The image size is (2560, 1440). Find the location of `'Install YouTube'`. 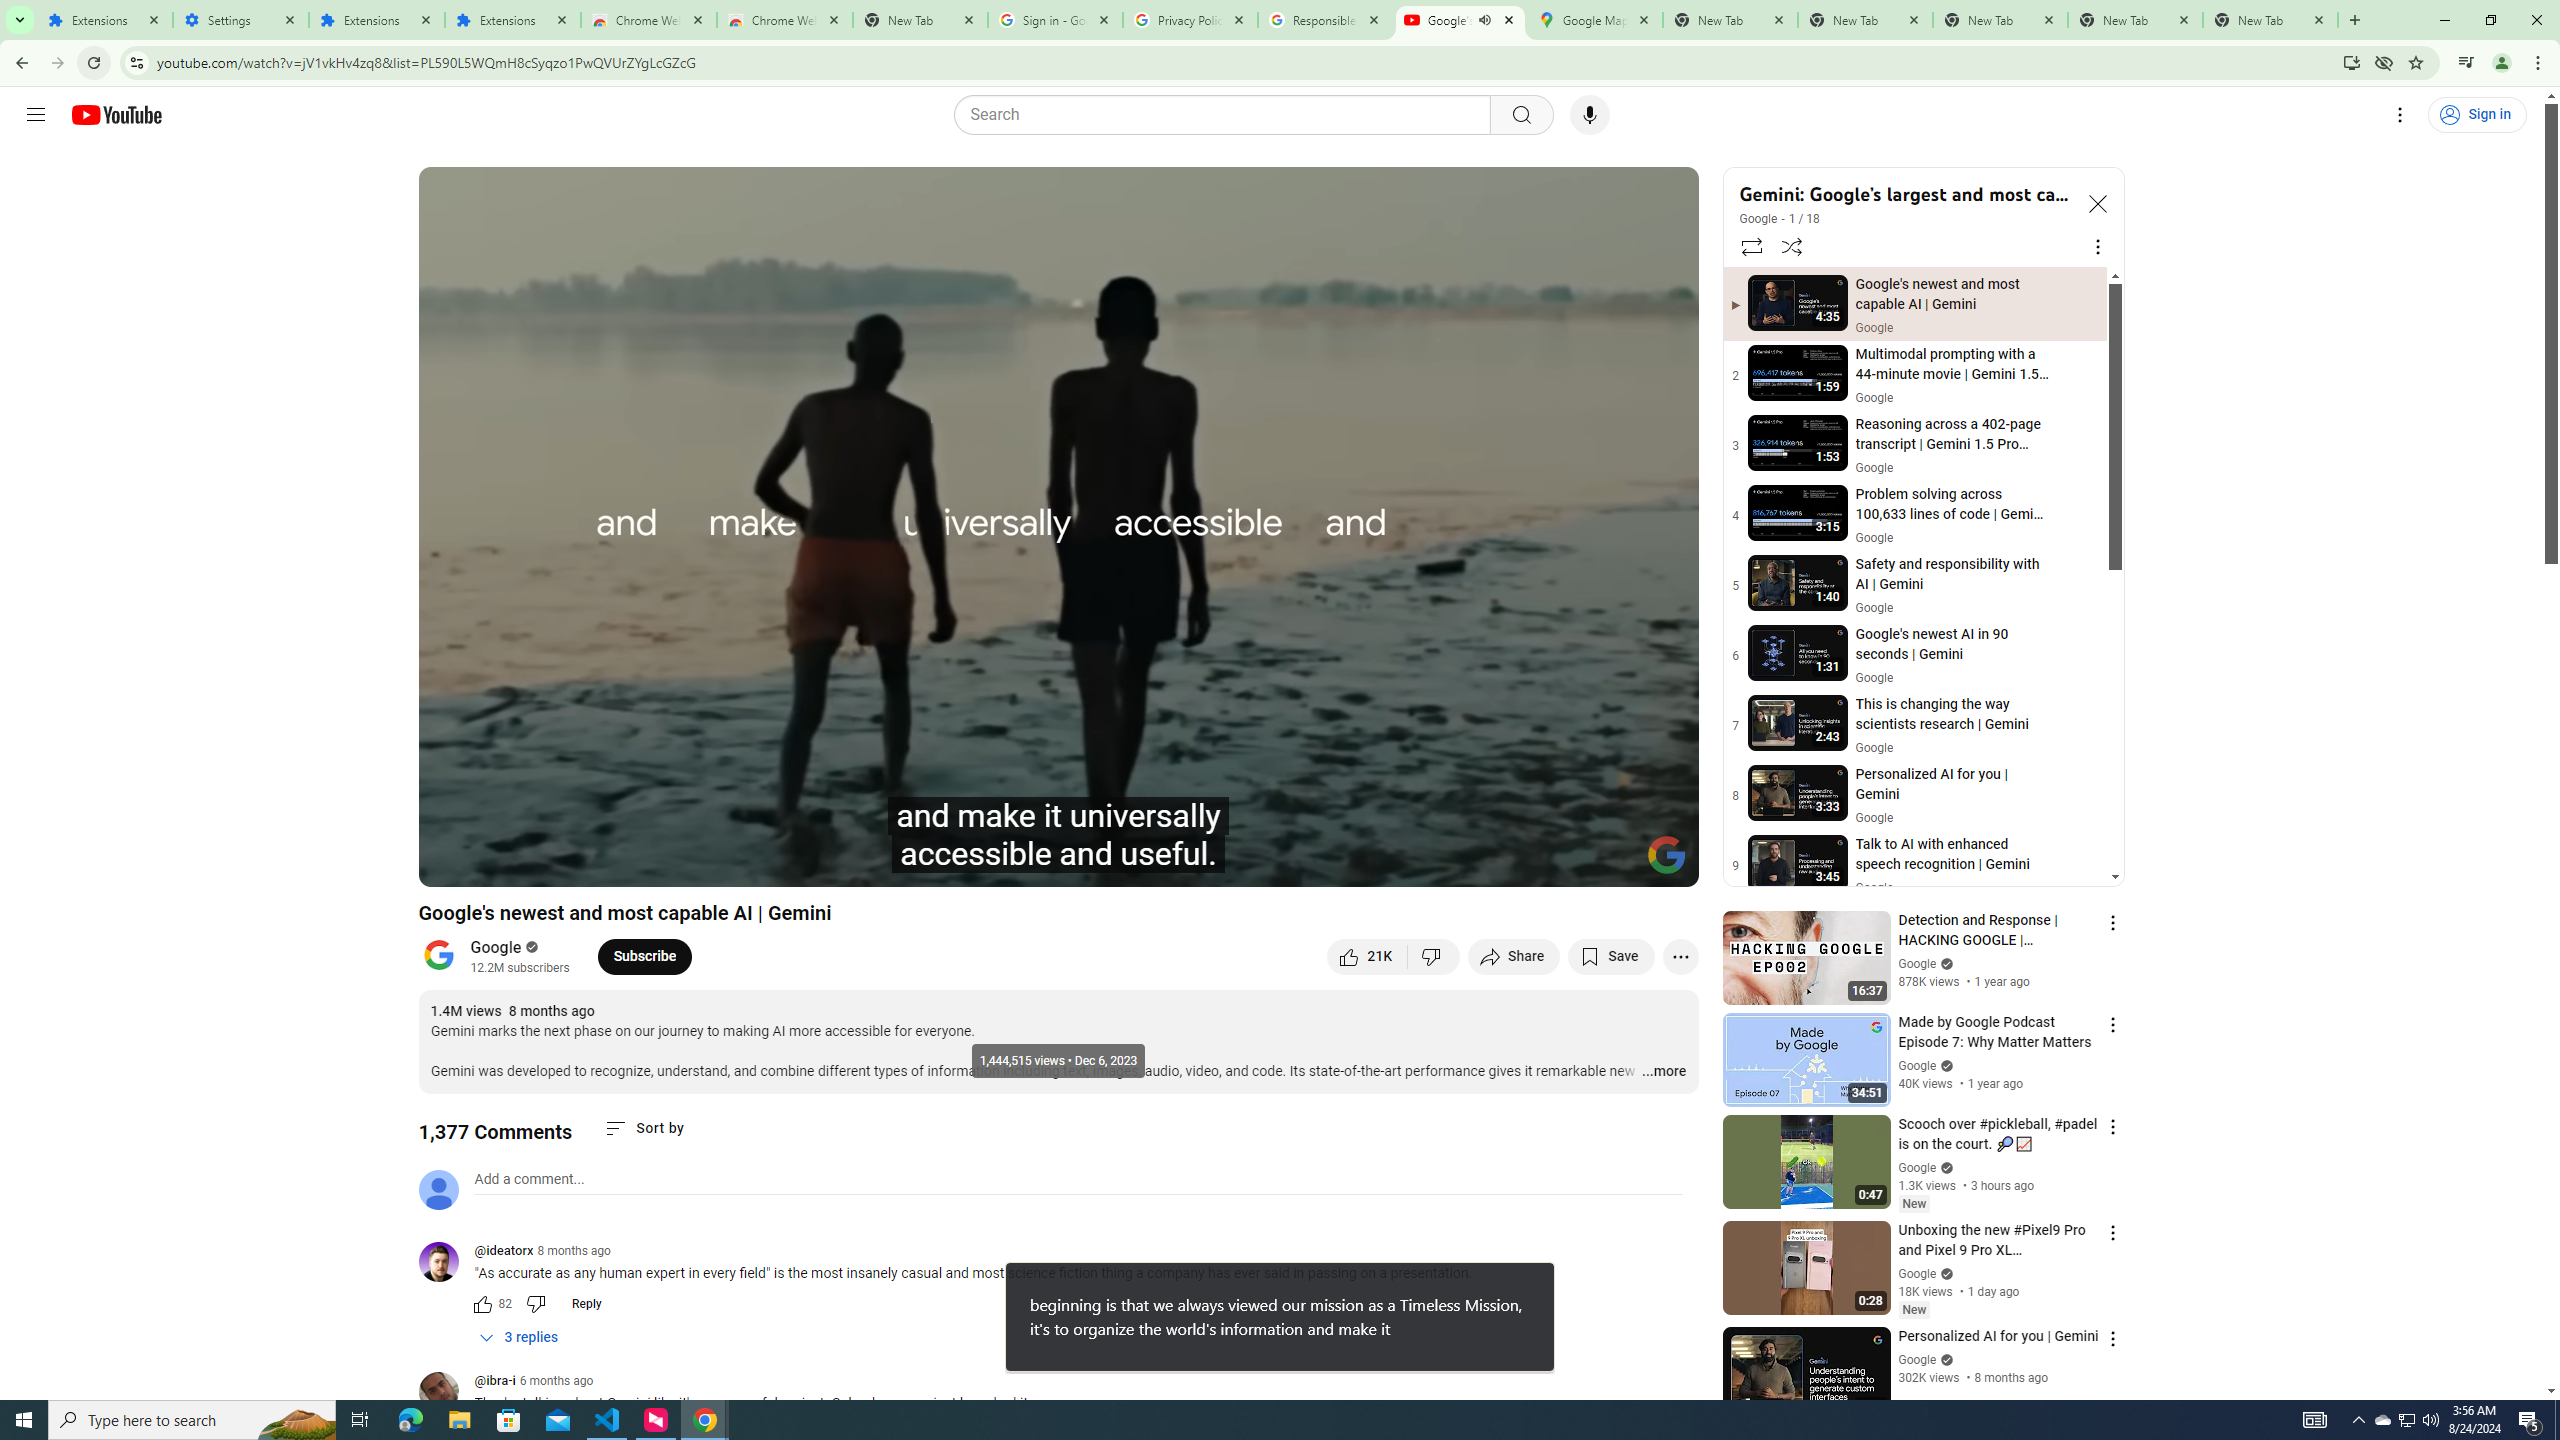

'Install YouTube' is located at coordinates (2351, 61).